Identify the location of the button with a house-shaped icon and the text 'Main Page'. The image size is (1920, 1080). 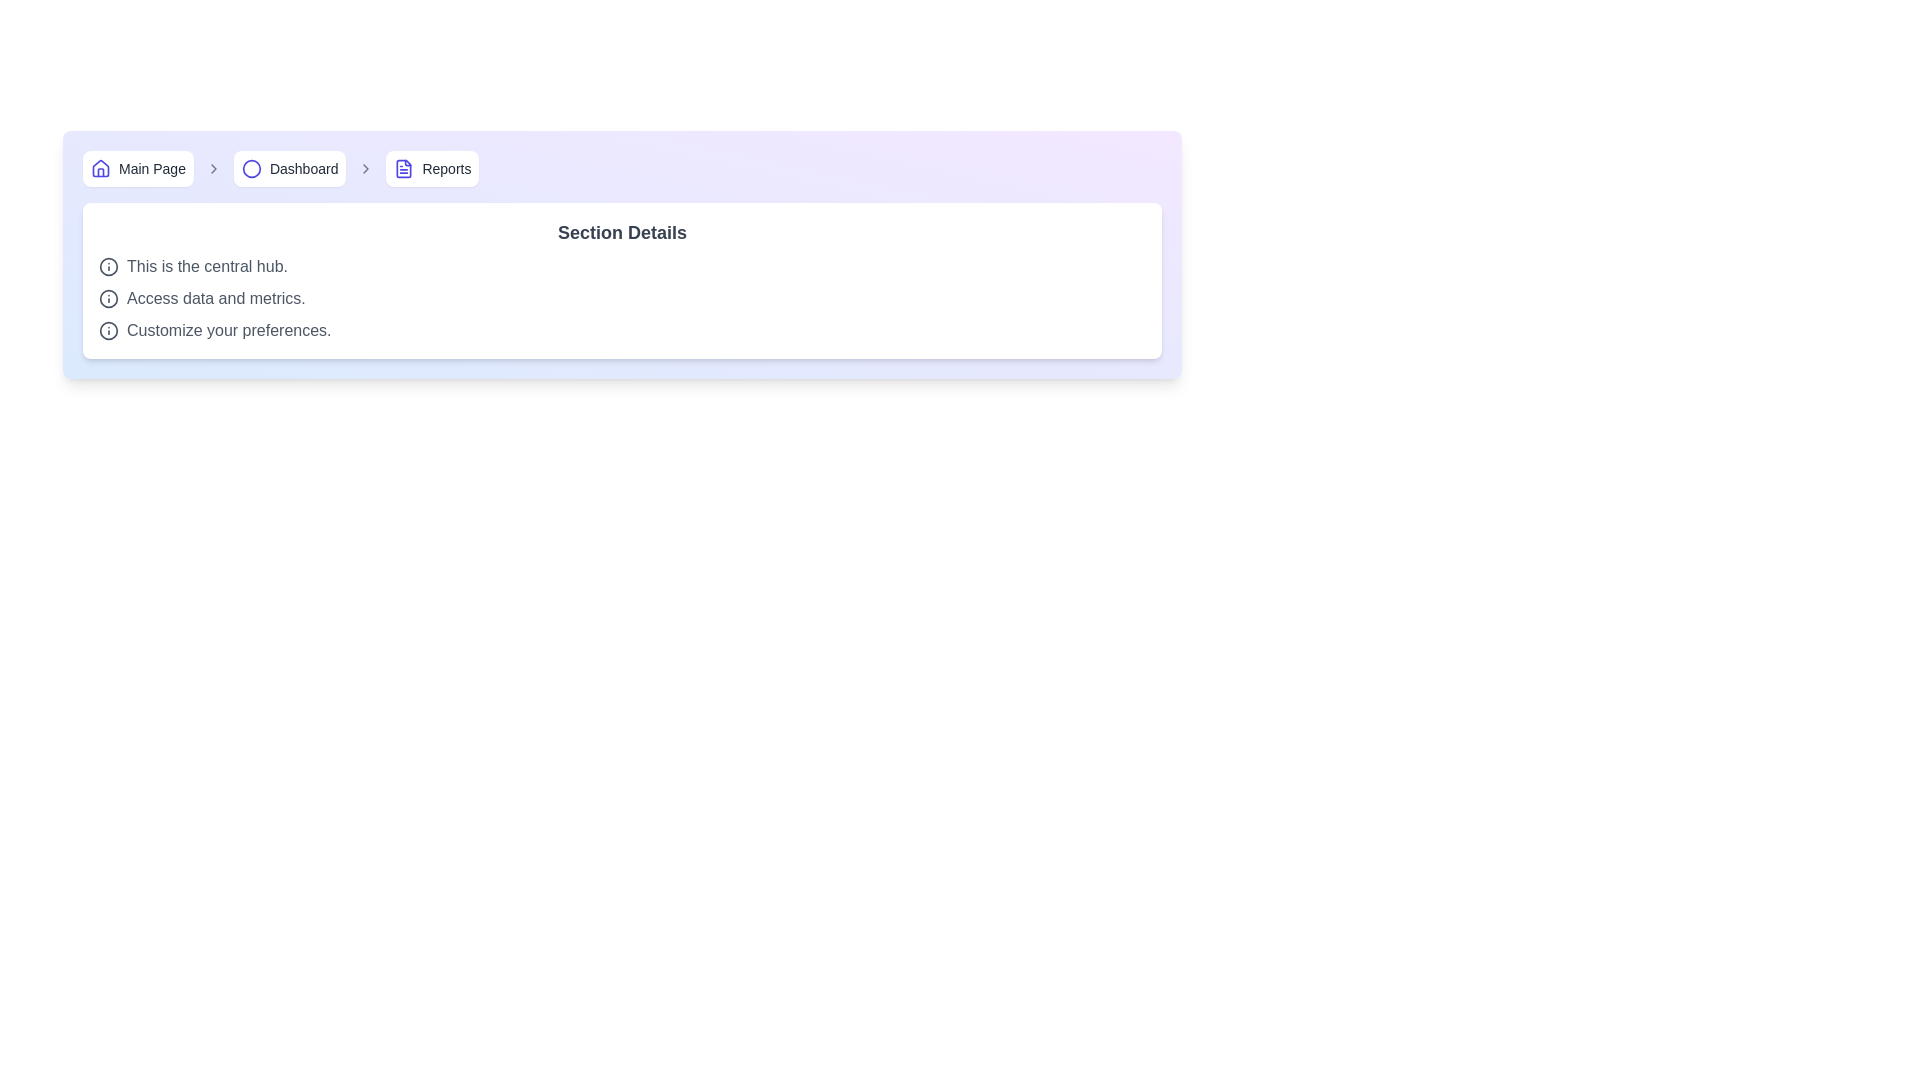
(137, 168).